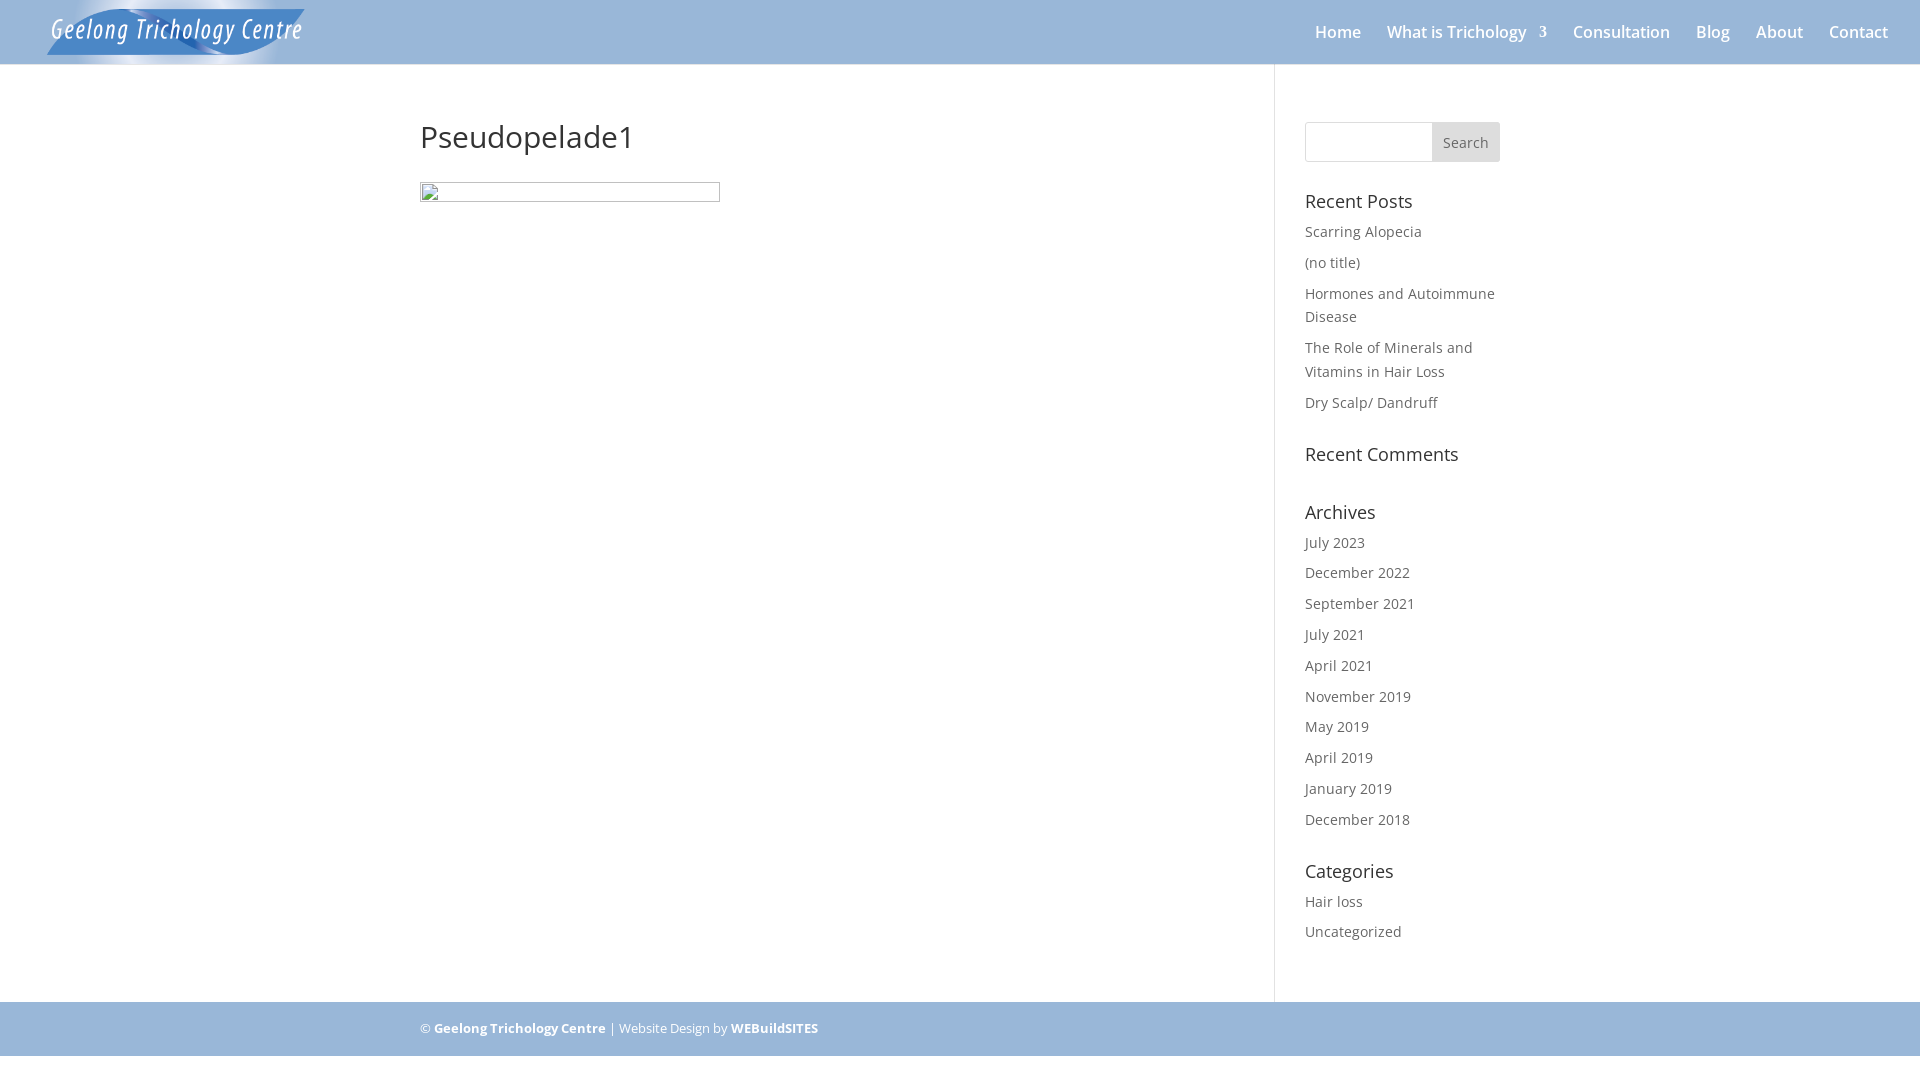 This screenshot has width=1920, height=1080. Describe the element at coordinates (1305, 230) in the screenshot. I see `'Scarring Alopecia'` at that location.